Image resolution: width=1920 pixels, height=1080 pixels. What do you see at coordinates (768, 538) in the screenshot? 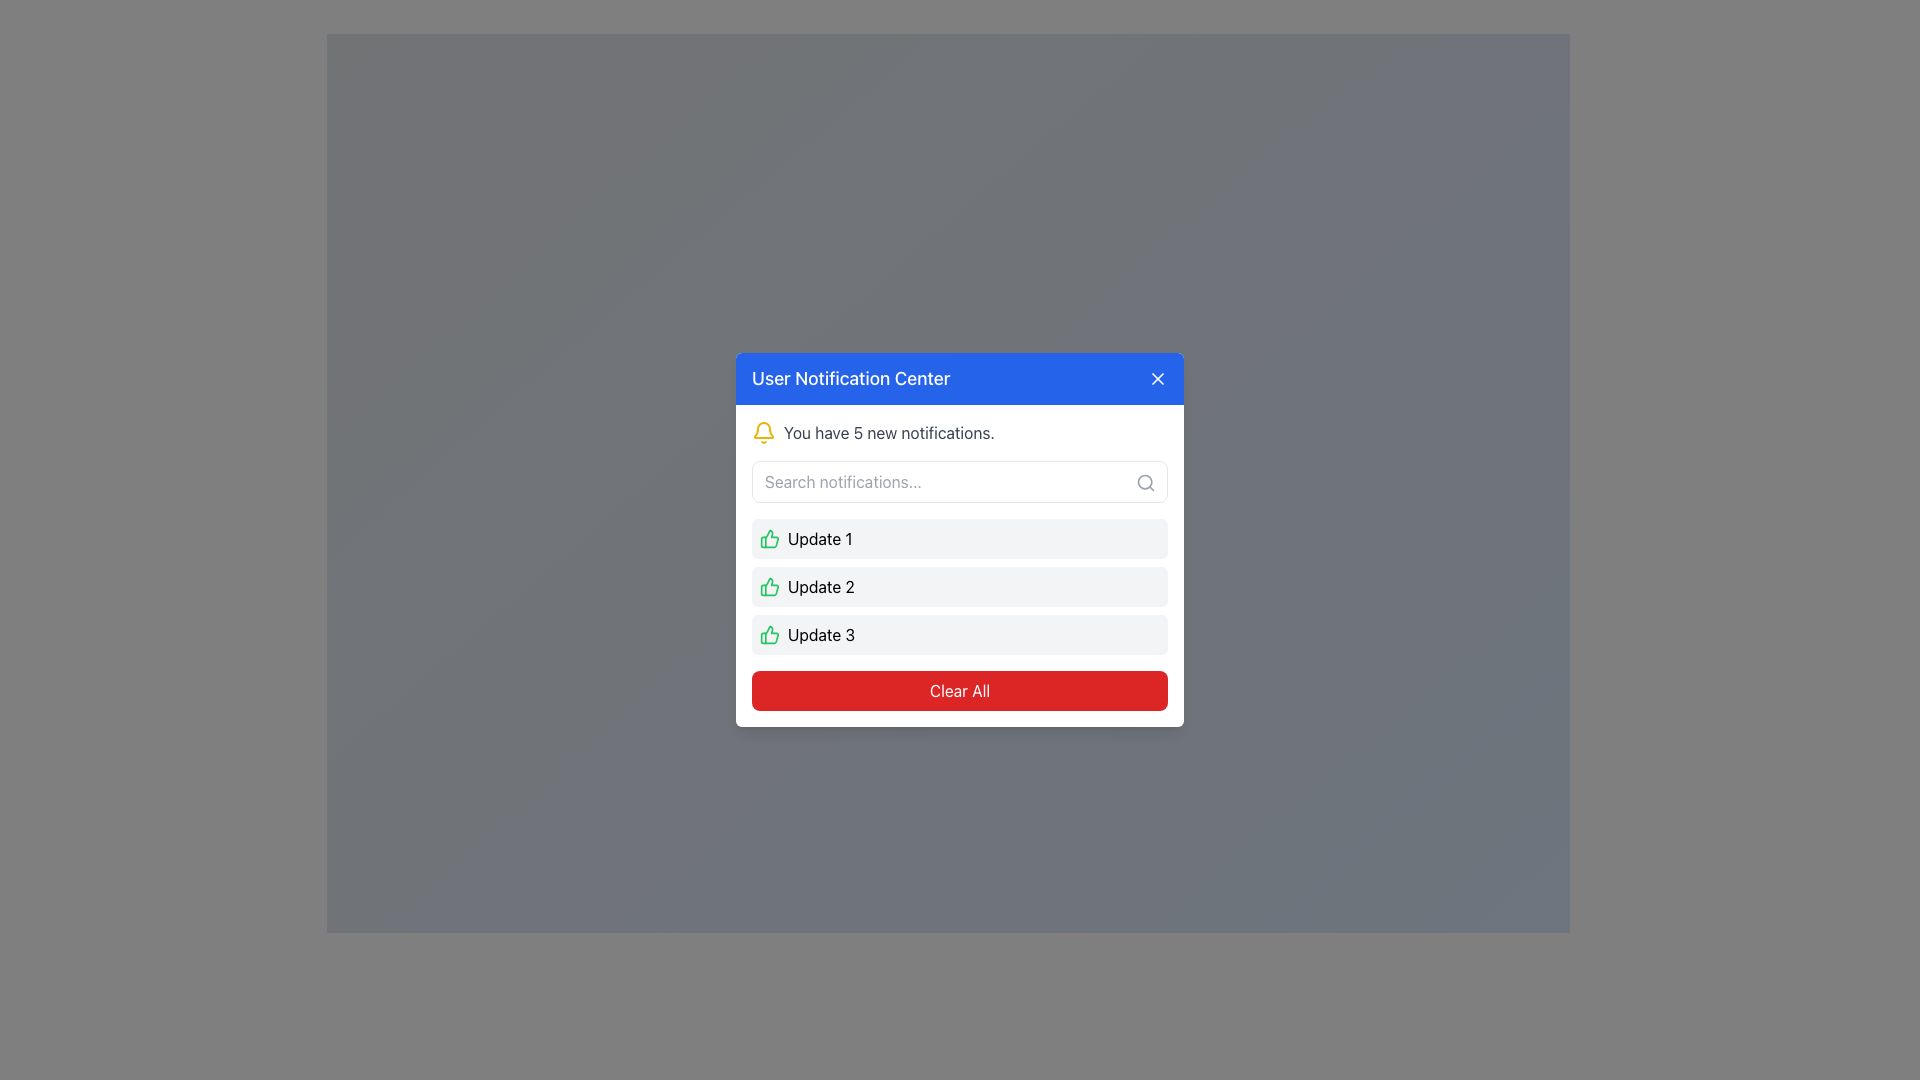
I see `the green thumbs-up icon located at the beginning of the notification list for 'Update 1'` at bounding box center [768, 538].